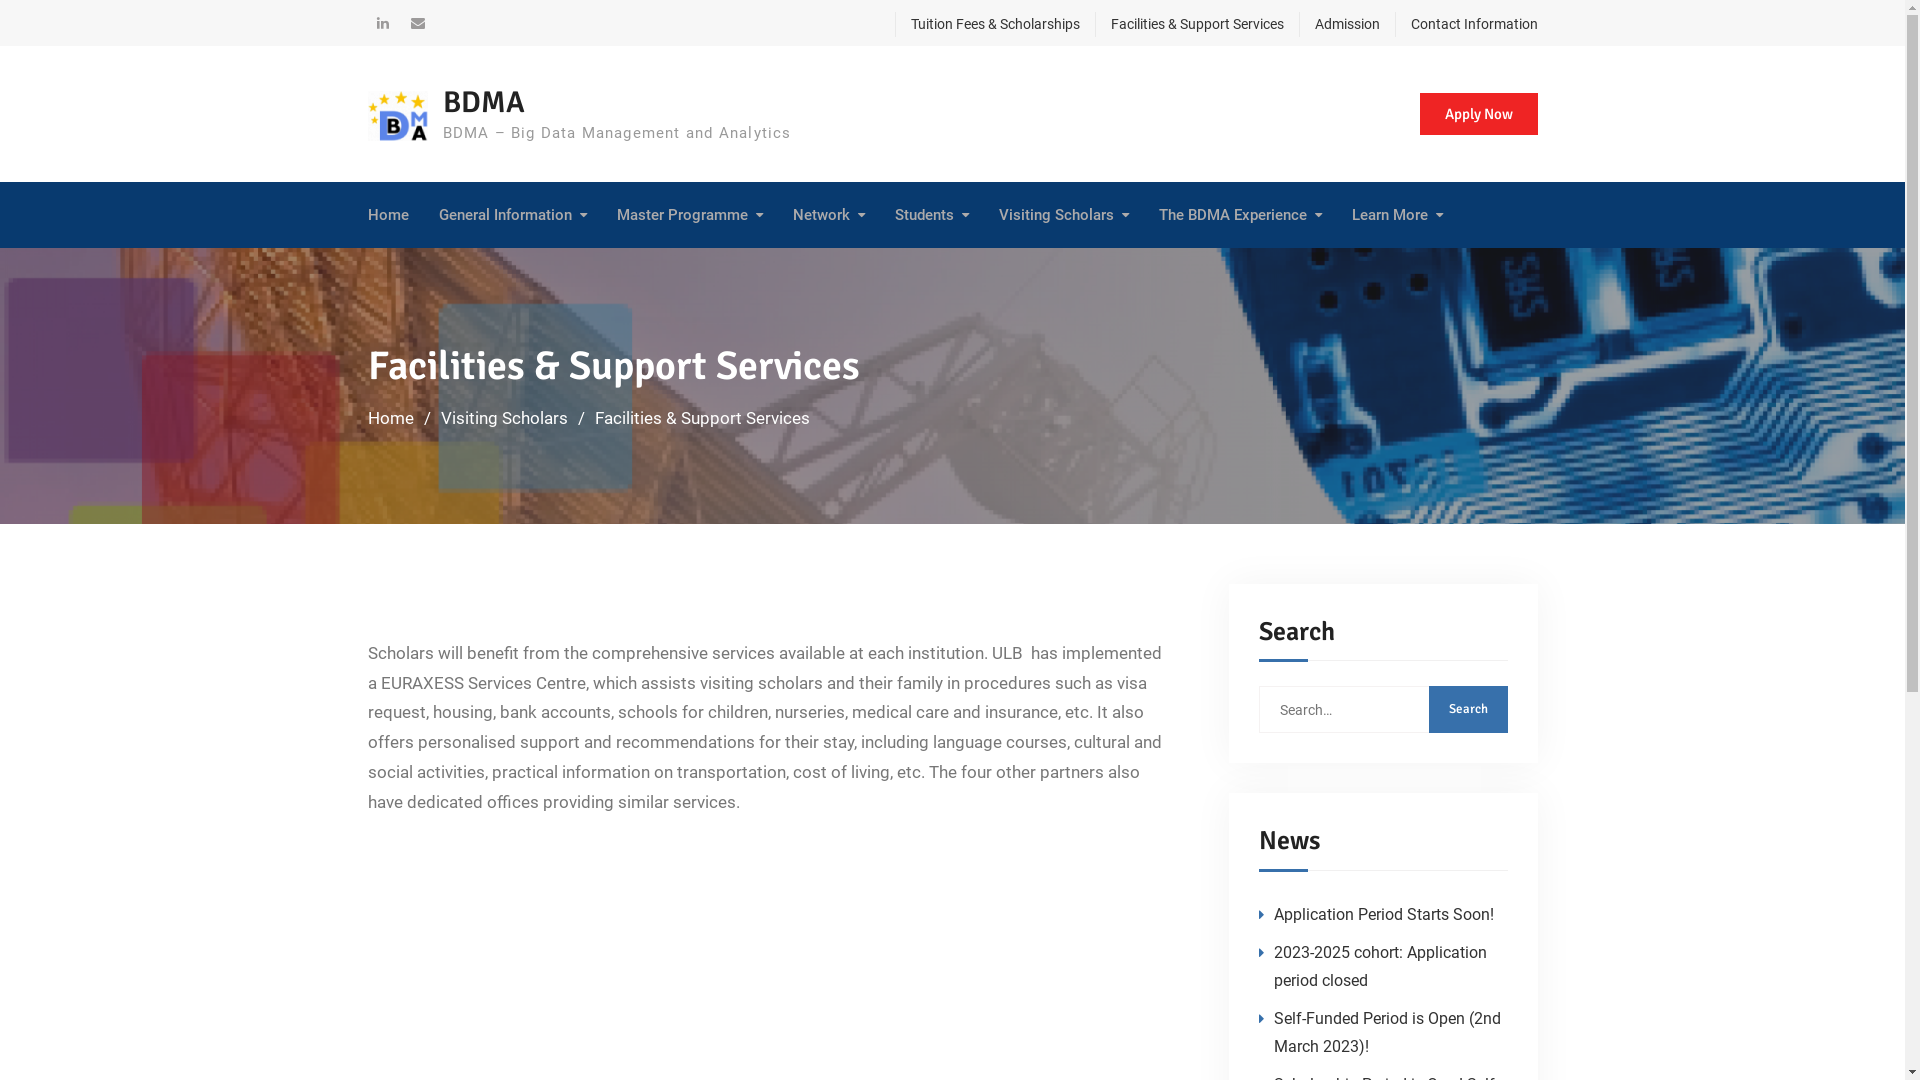  Describe the element at coordinates (1379, 965) in the screenshot. I see `'2023-2025 cohort: Application period closed'` at that location.